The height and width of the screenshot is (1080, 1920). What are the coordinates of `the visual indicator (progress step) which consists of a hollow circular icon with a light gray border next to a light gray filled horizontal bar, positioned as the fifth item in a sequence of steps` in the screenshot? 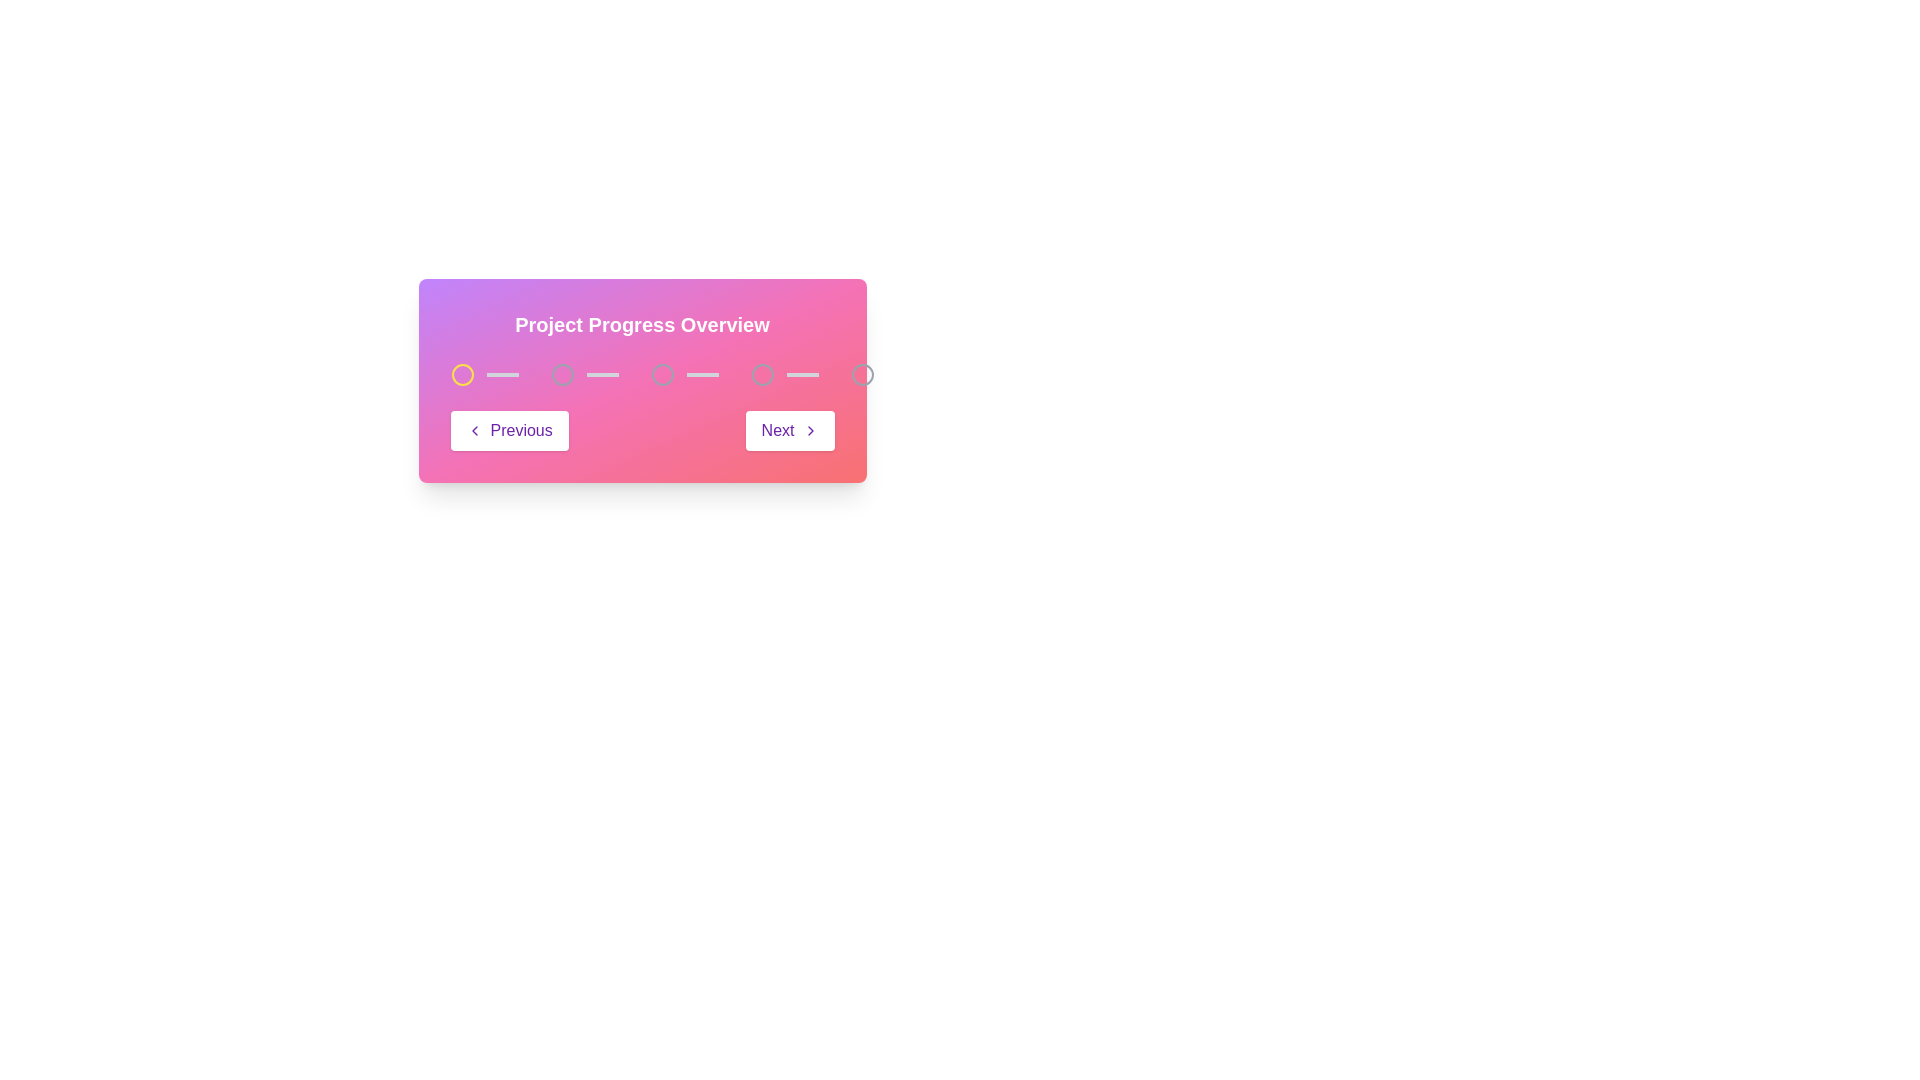 It's located at (783, 374).